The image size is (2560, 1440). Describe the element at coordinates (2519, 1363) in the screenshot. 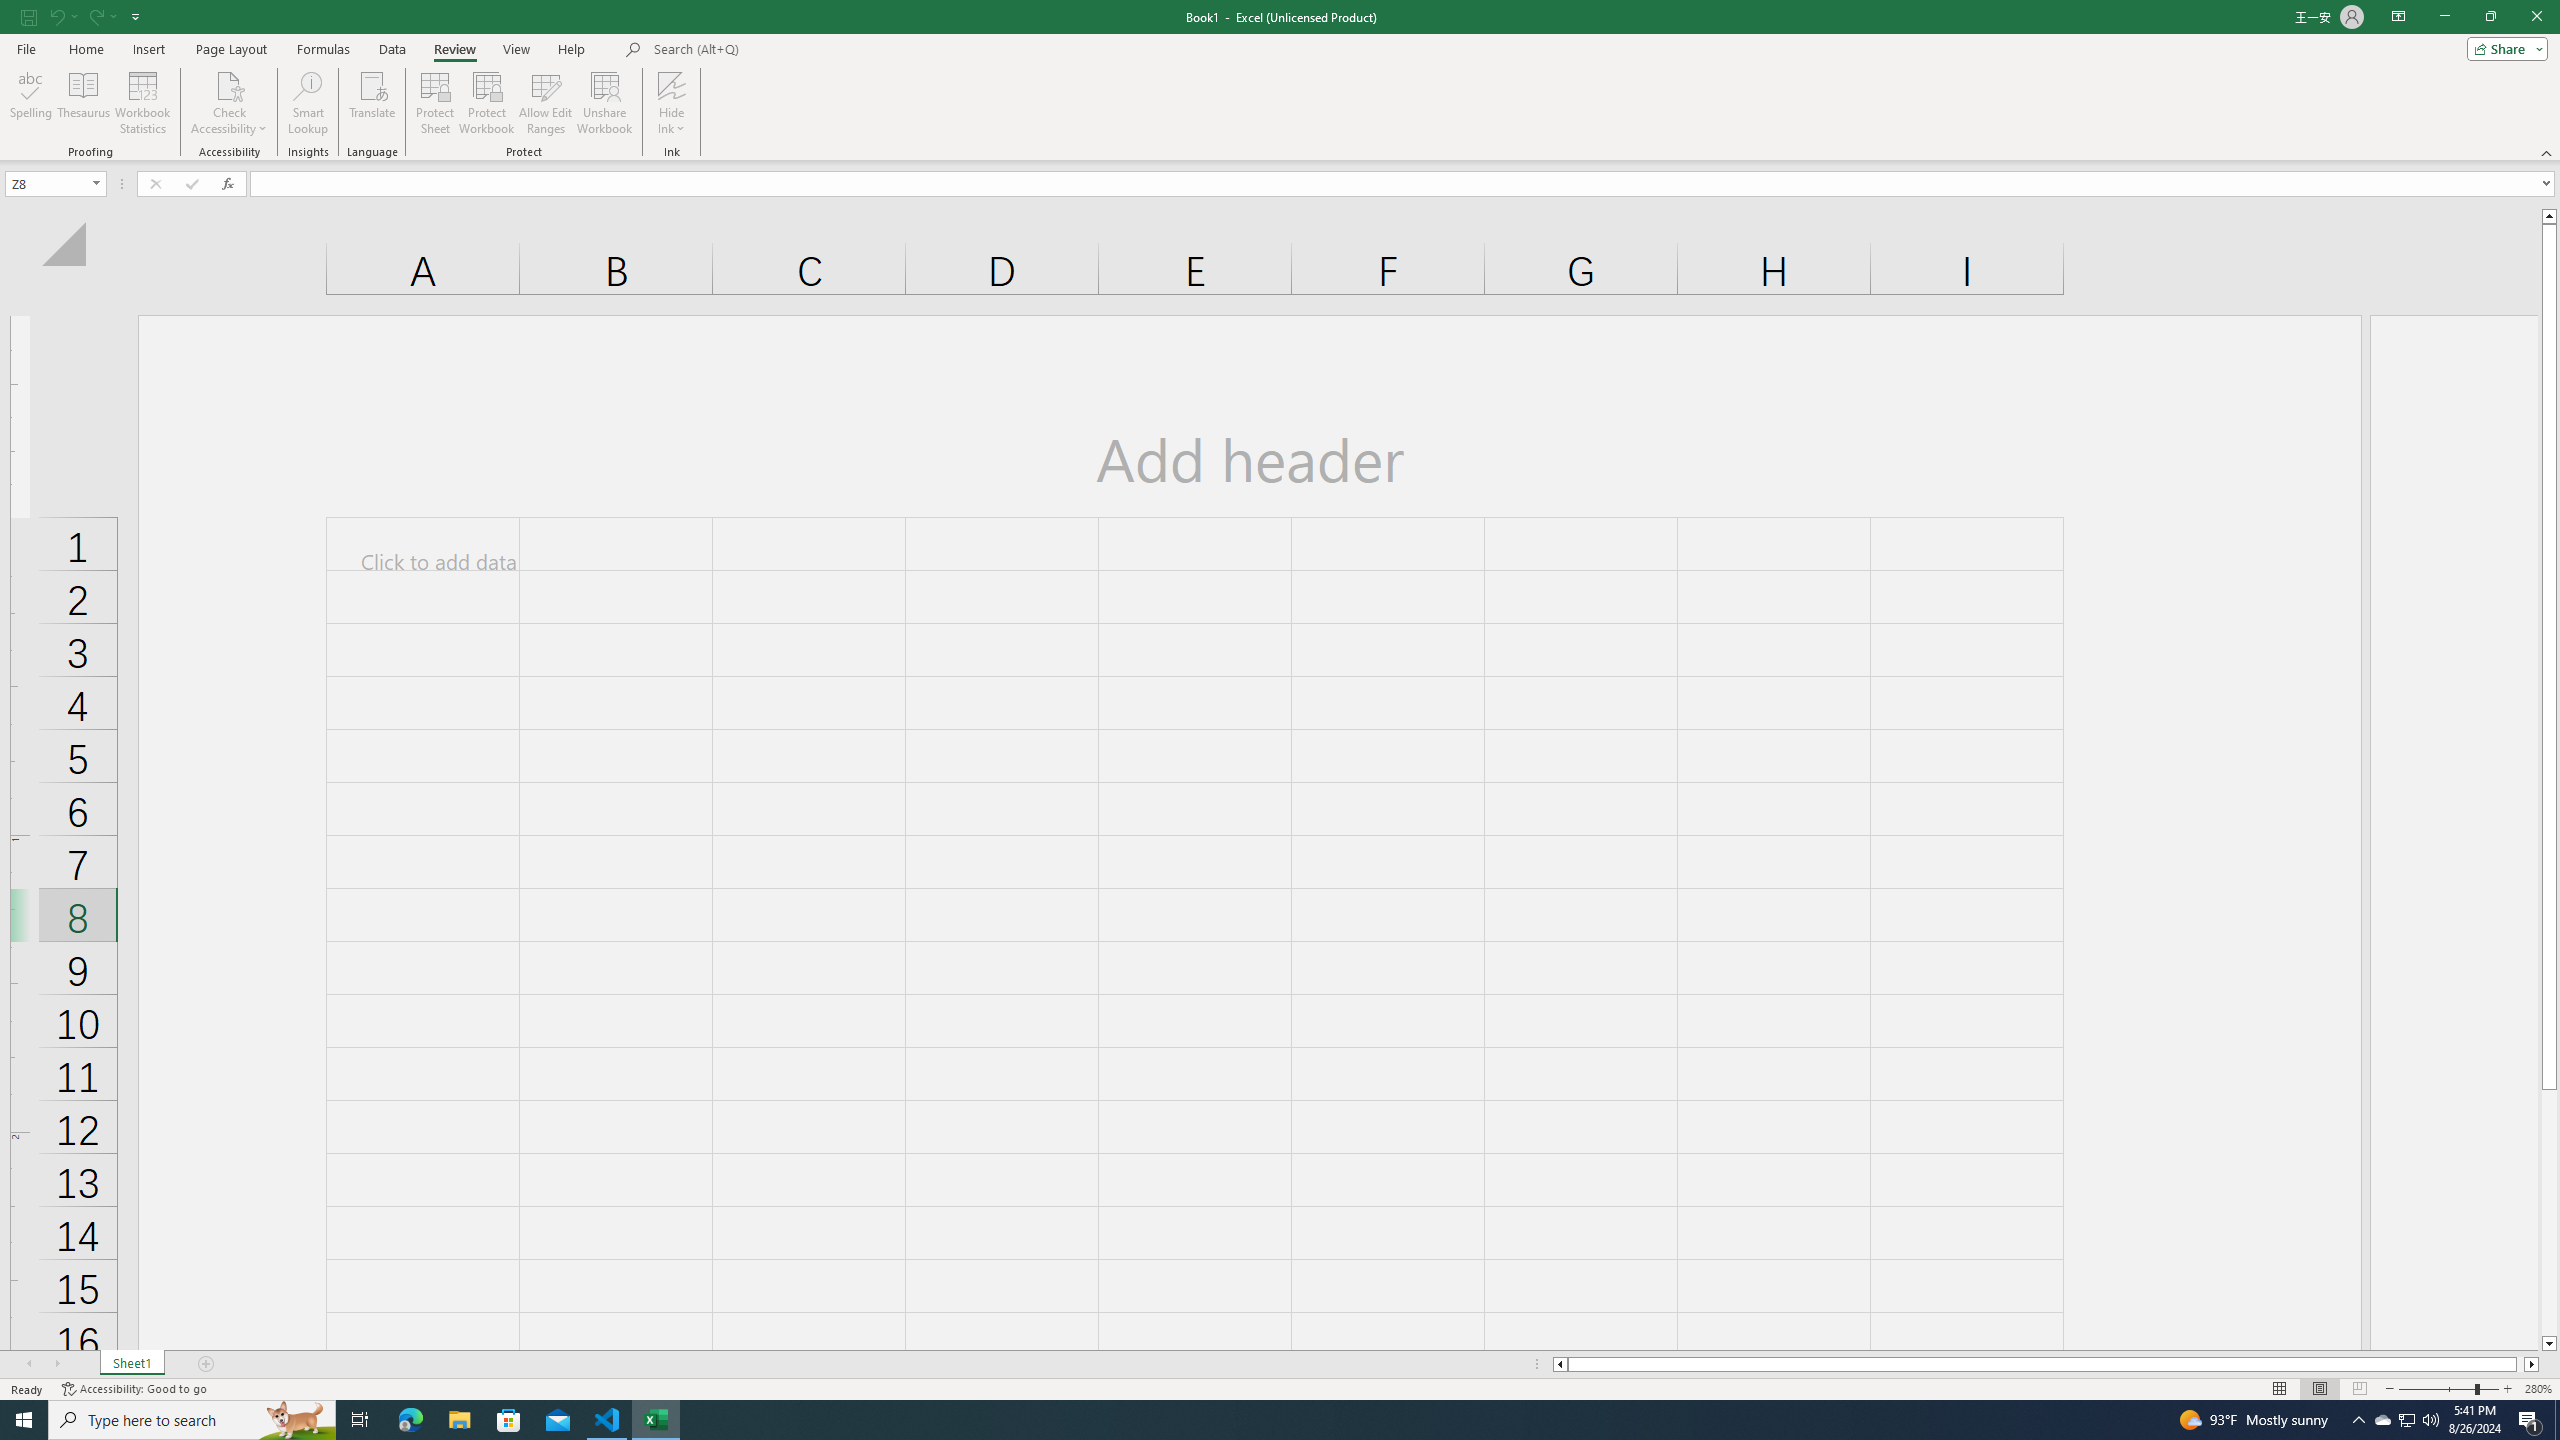

I see `'Page right'` at that location.